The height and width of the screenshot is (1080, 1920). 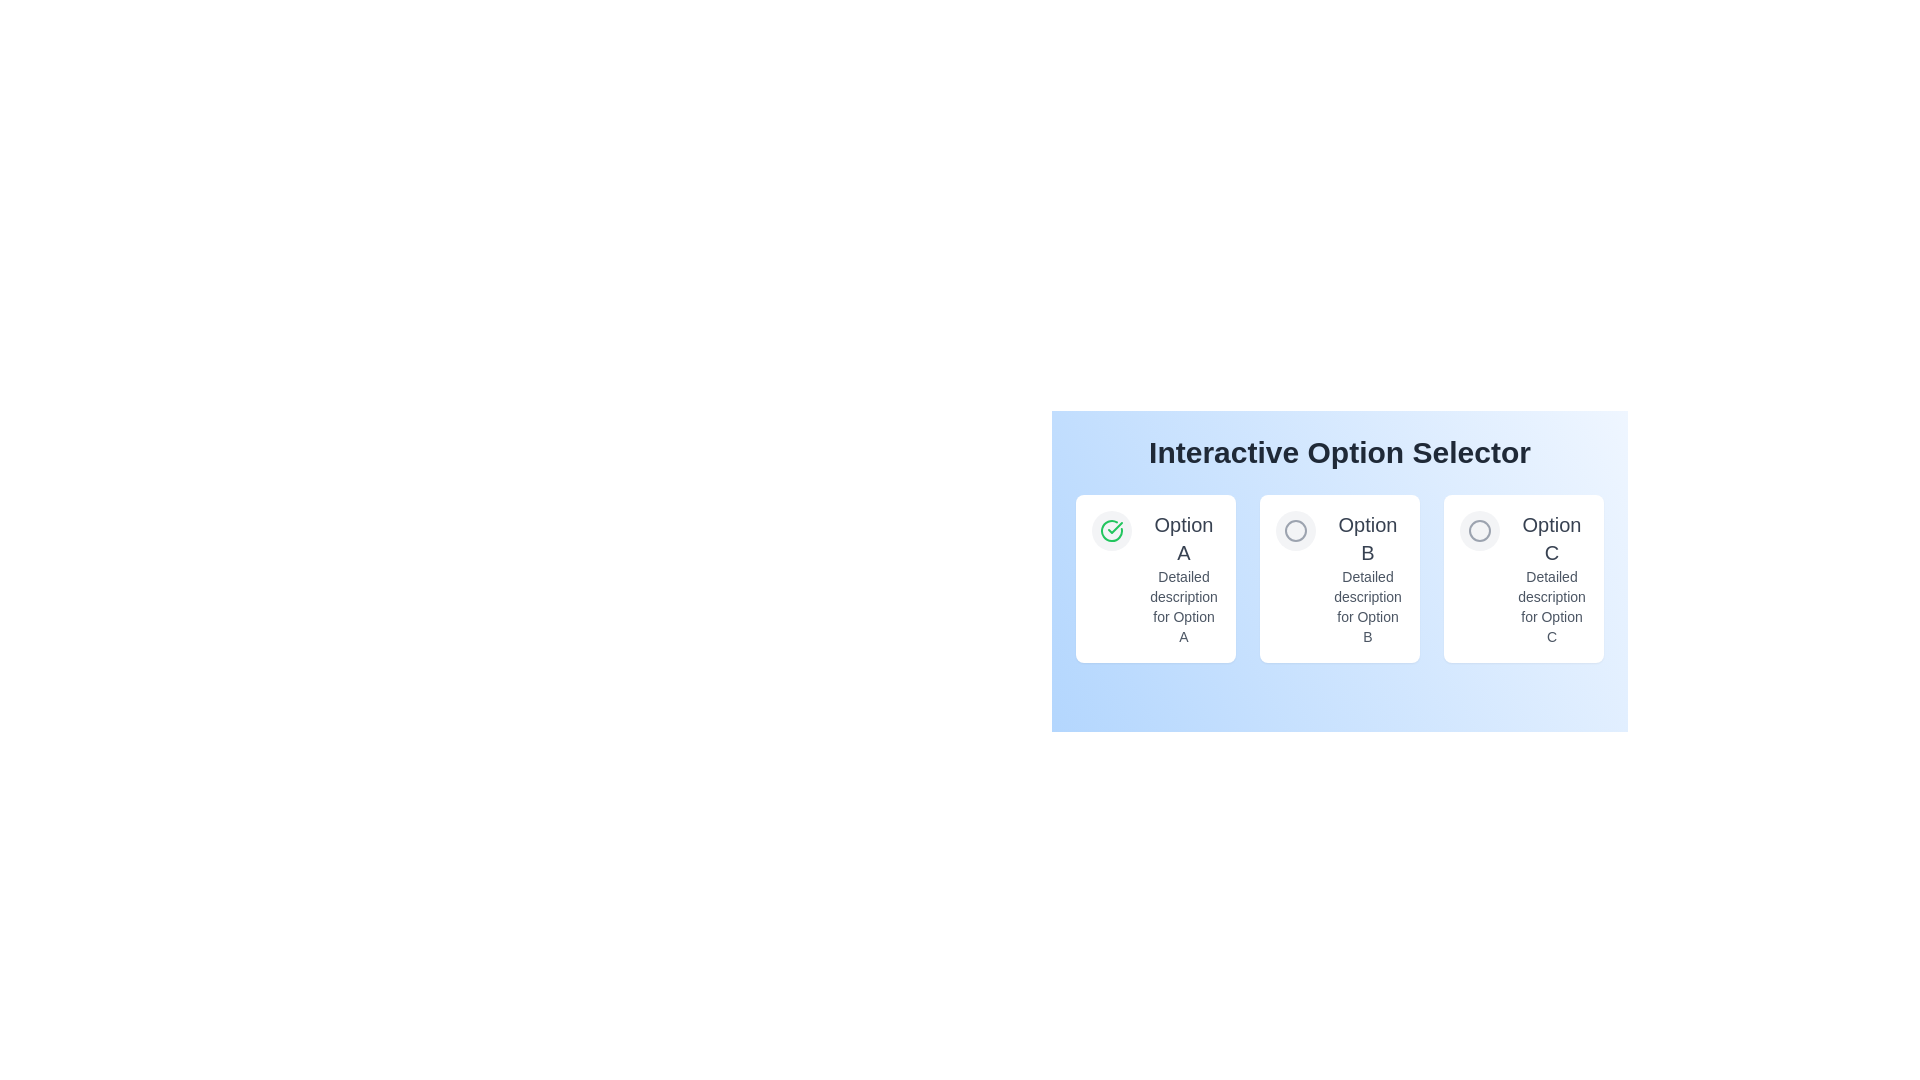 I want to click on the first selectable option in the interactive option selector component, which is positioned to the right of the green check mark icon and immediately to the left of 'Option B', so click(x=1184, y=578).